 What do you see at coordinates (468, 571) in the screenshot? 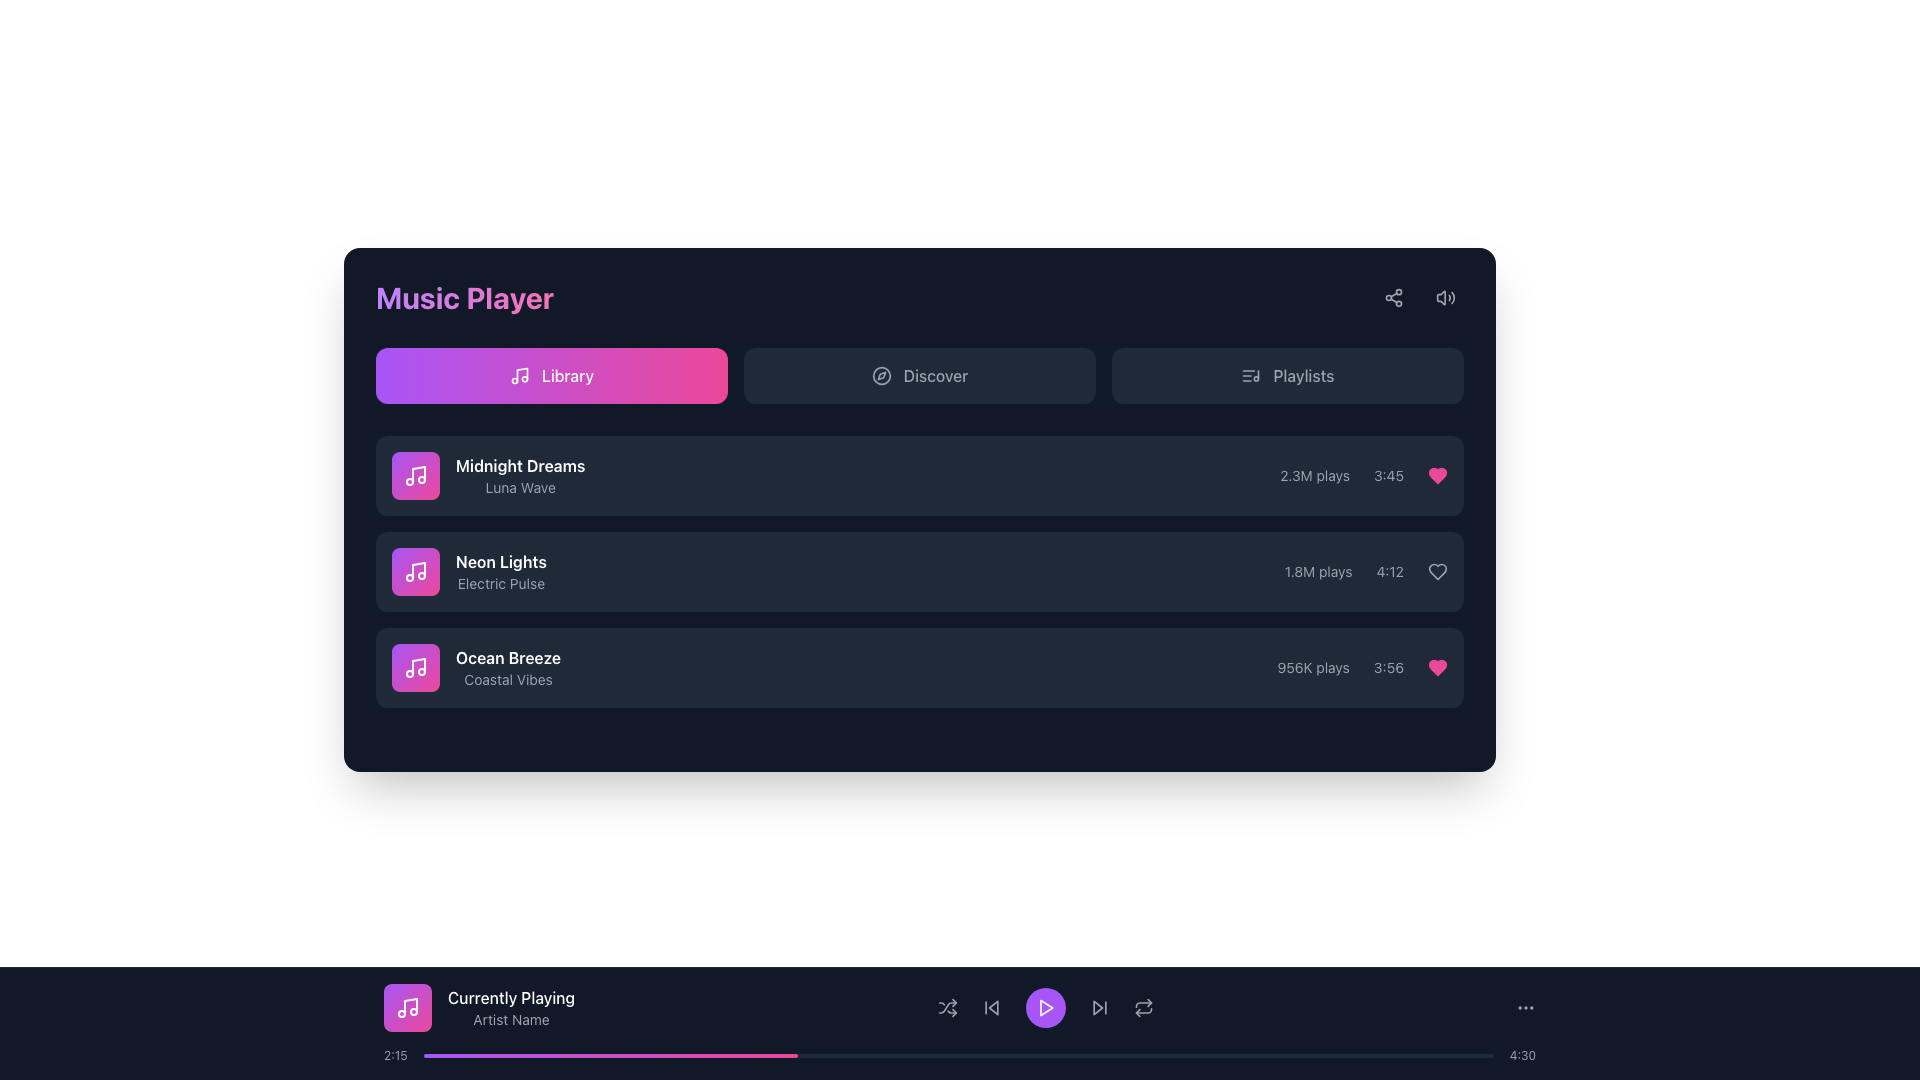
I see `the 'Neon Lights' text label element, which displays the title and subtitle of a music track` at bounding box center [468, 571].